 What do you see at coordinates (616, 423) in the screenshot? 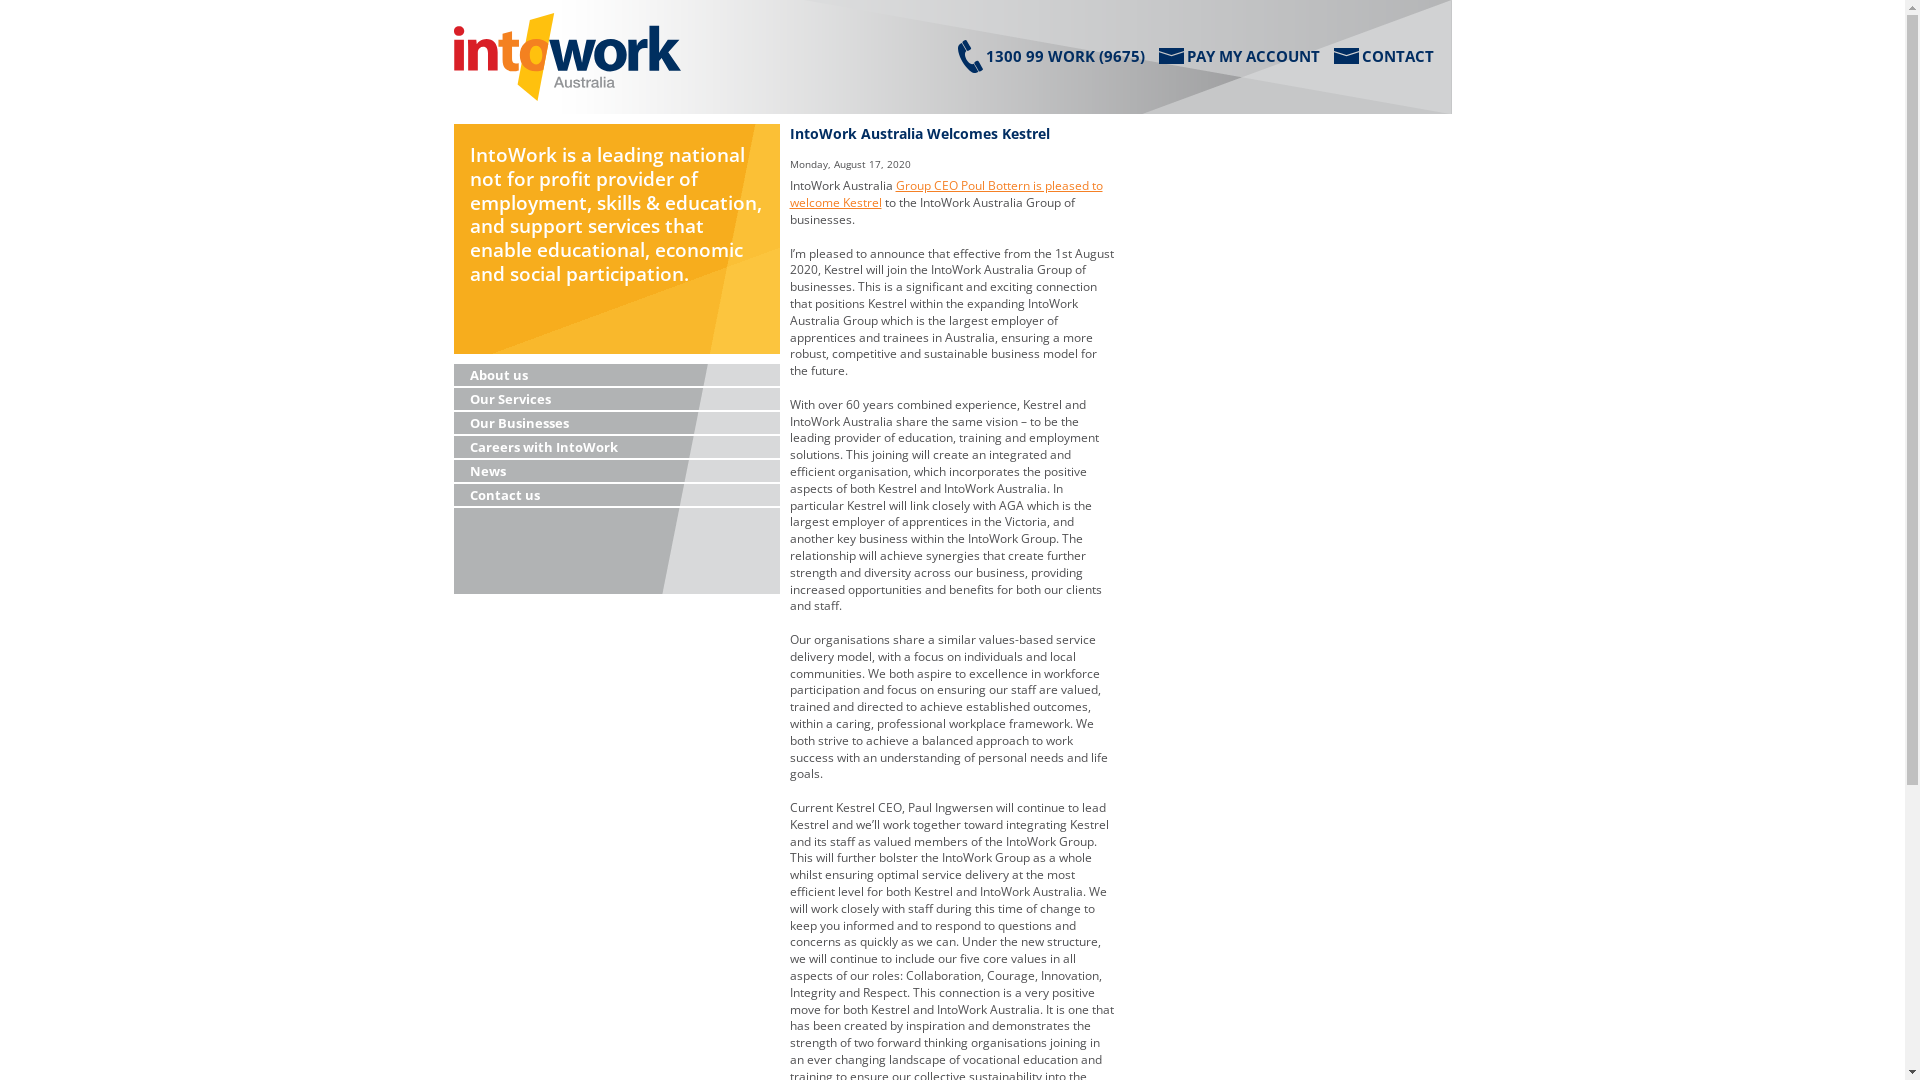
I see `'Our Businesses'` at bounding box center [616, 423].